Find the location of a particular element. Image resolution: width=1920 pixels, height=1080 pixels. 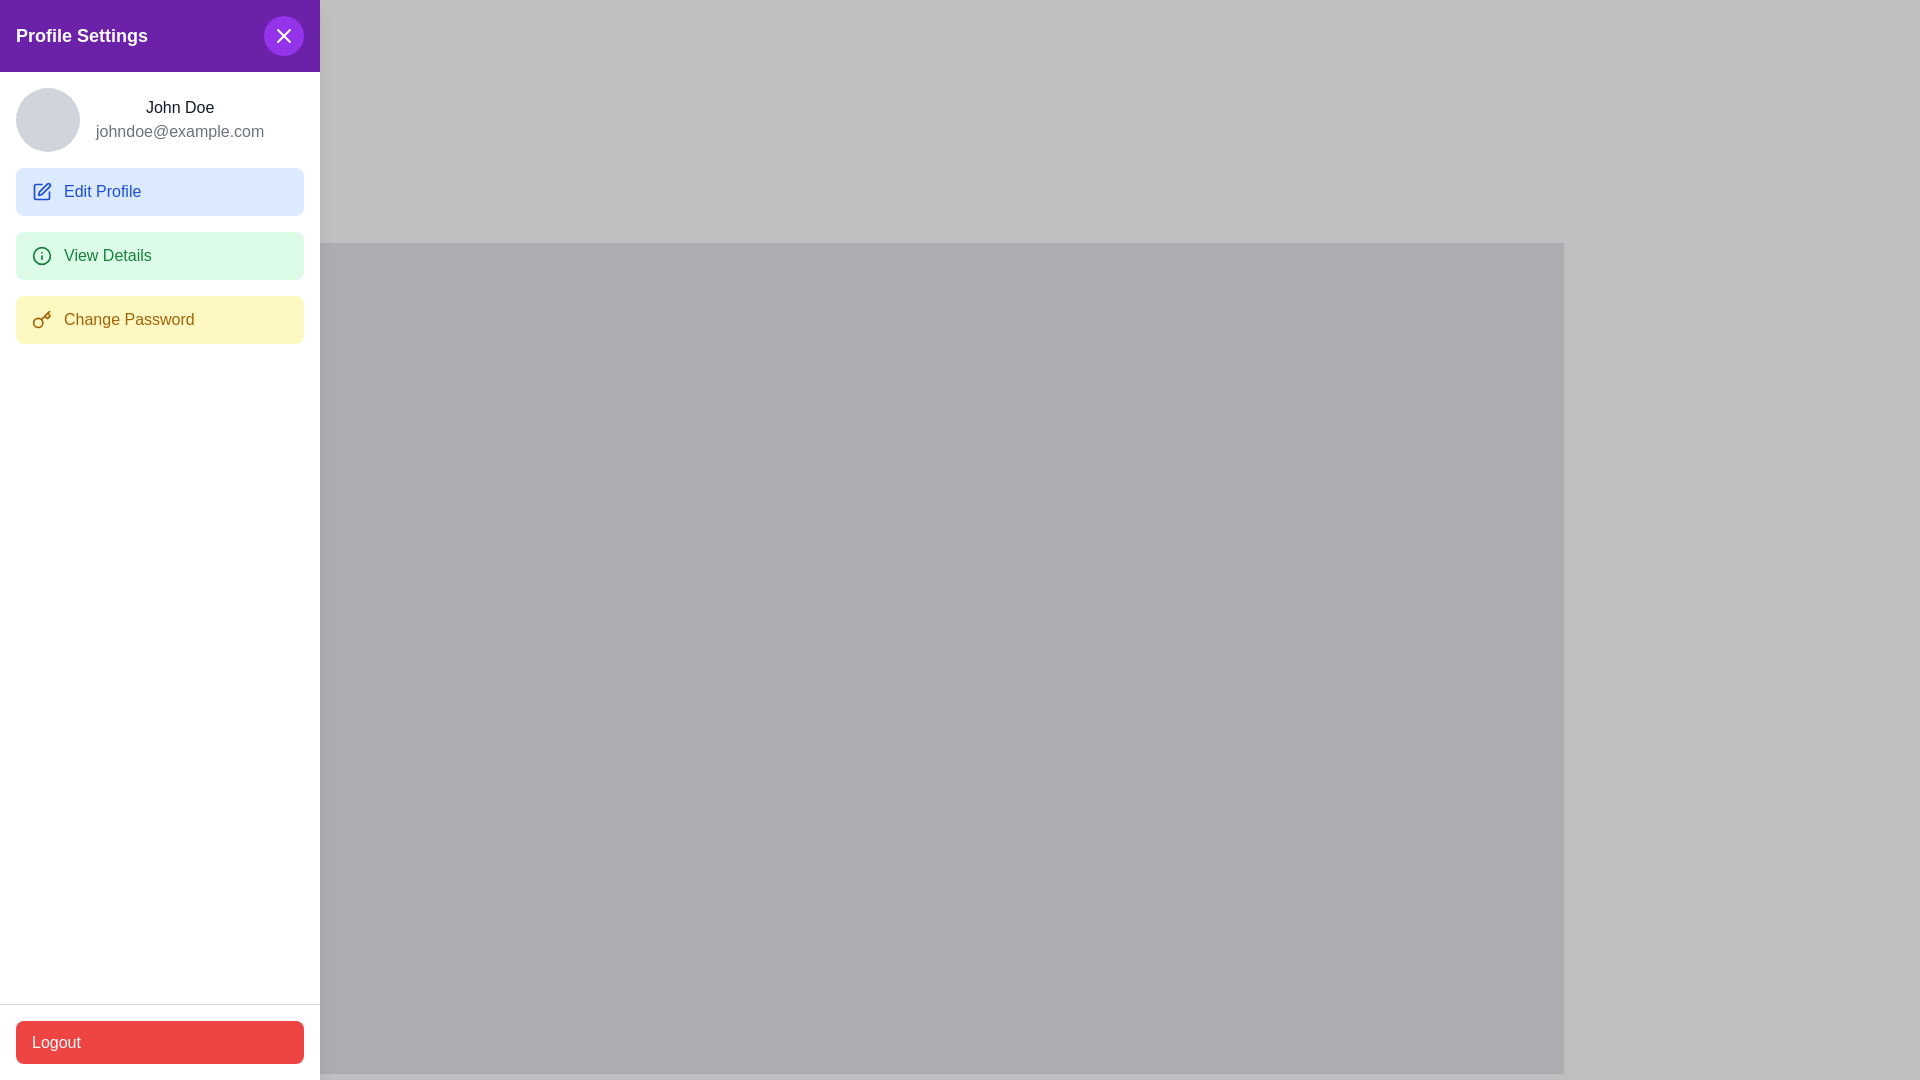

the Text display component containing the name 'John Doe' and the email address 'johndoe@example.com', located in the 'Profile Settings' side panel is located at coordinates (180, 119).